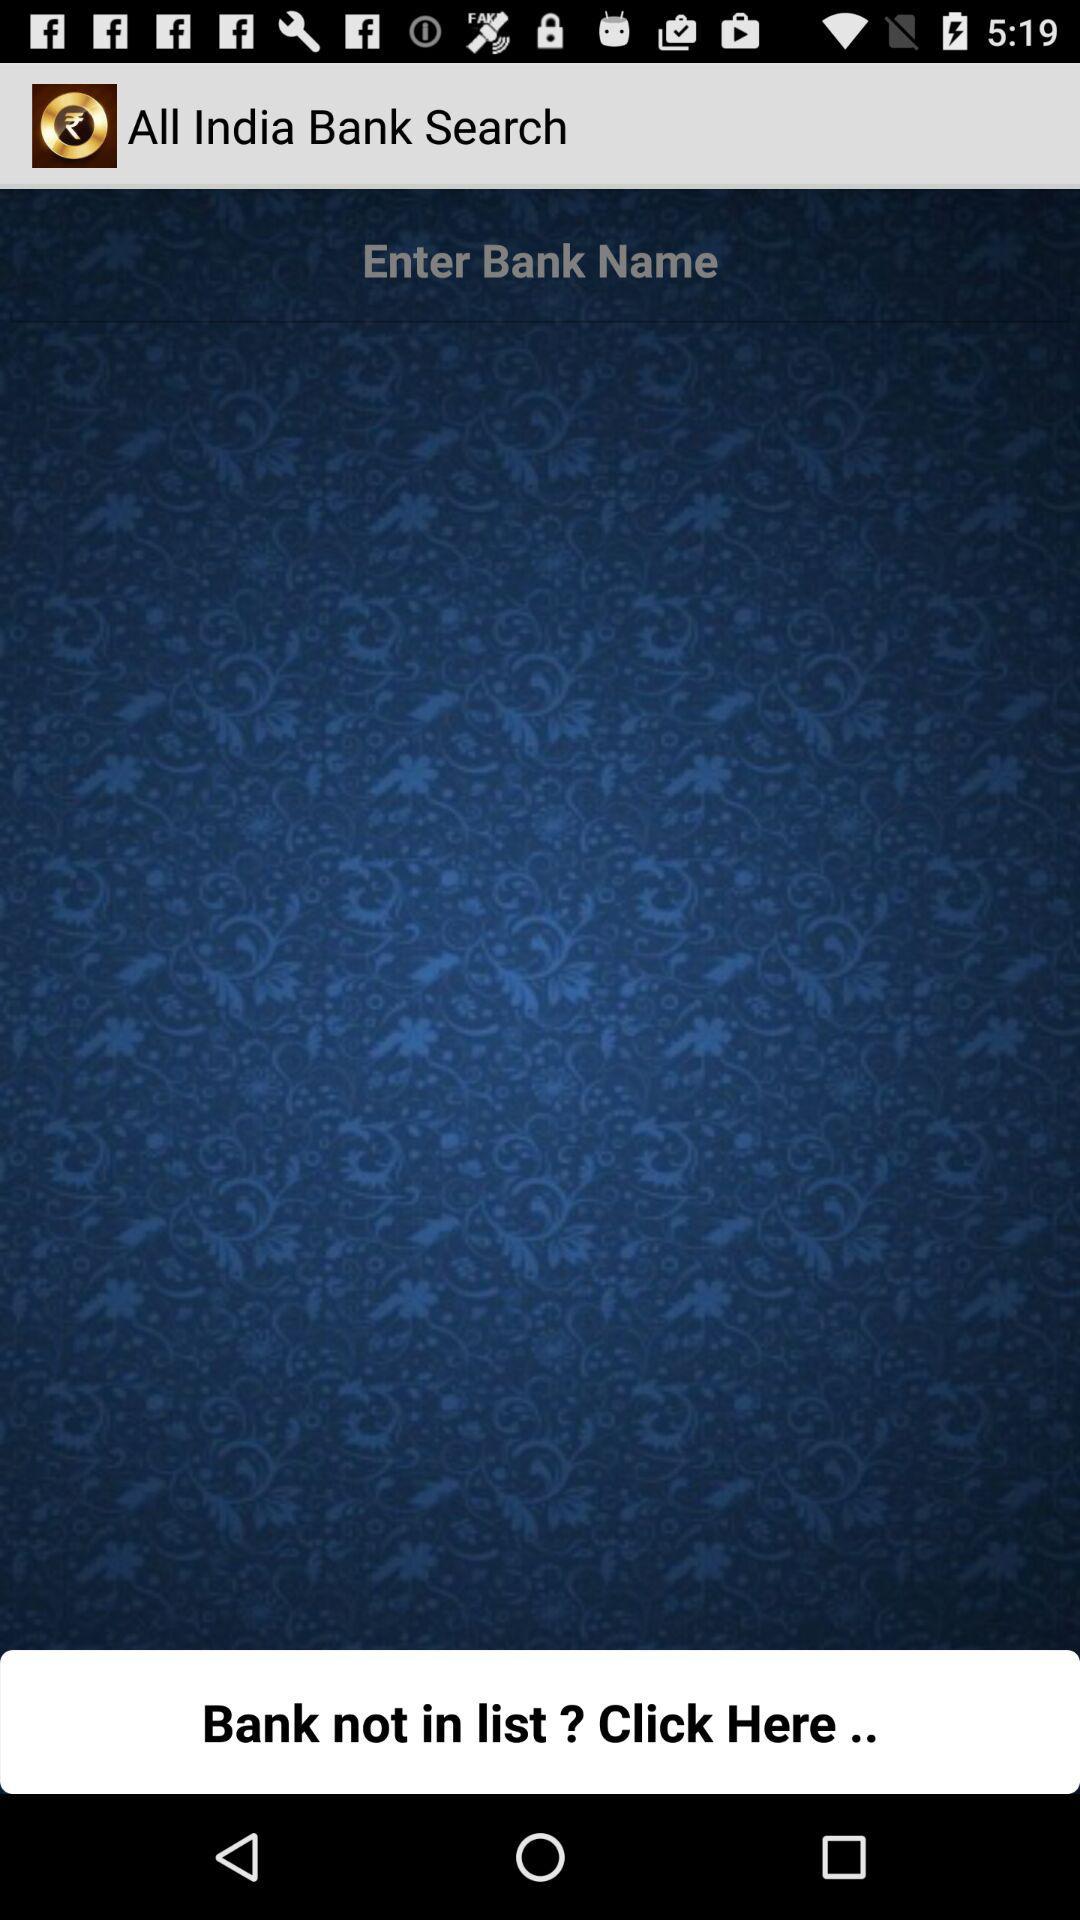  Describe the element at coordinates (540, 976) in the screenshot. I see `icon at the center` at that location.